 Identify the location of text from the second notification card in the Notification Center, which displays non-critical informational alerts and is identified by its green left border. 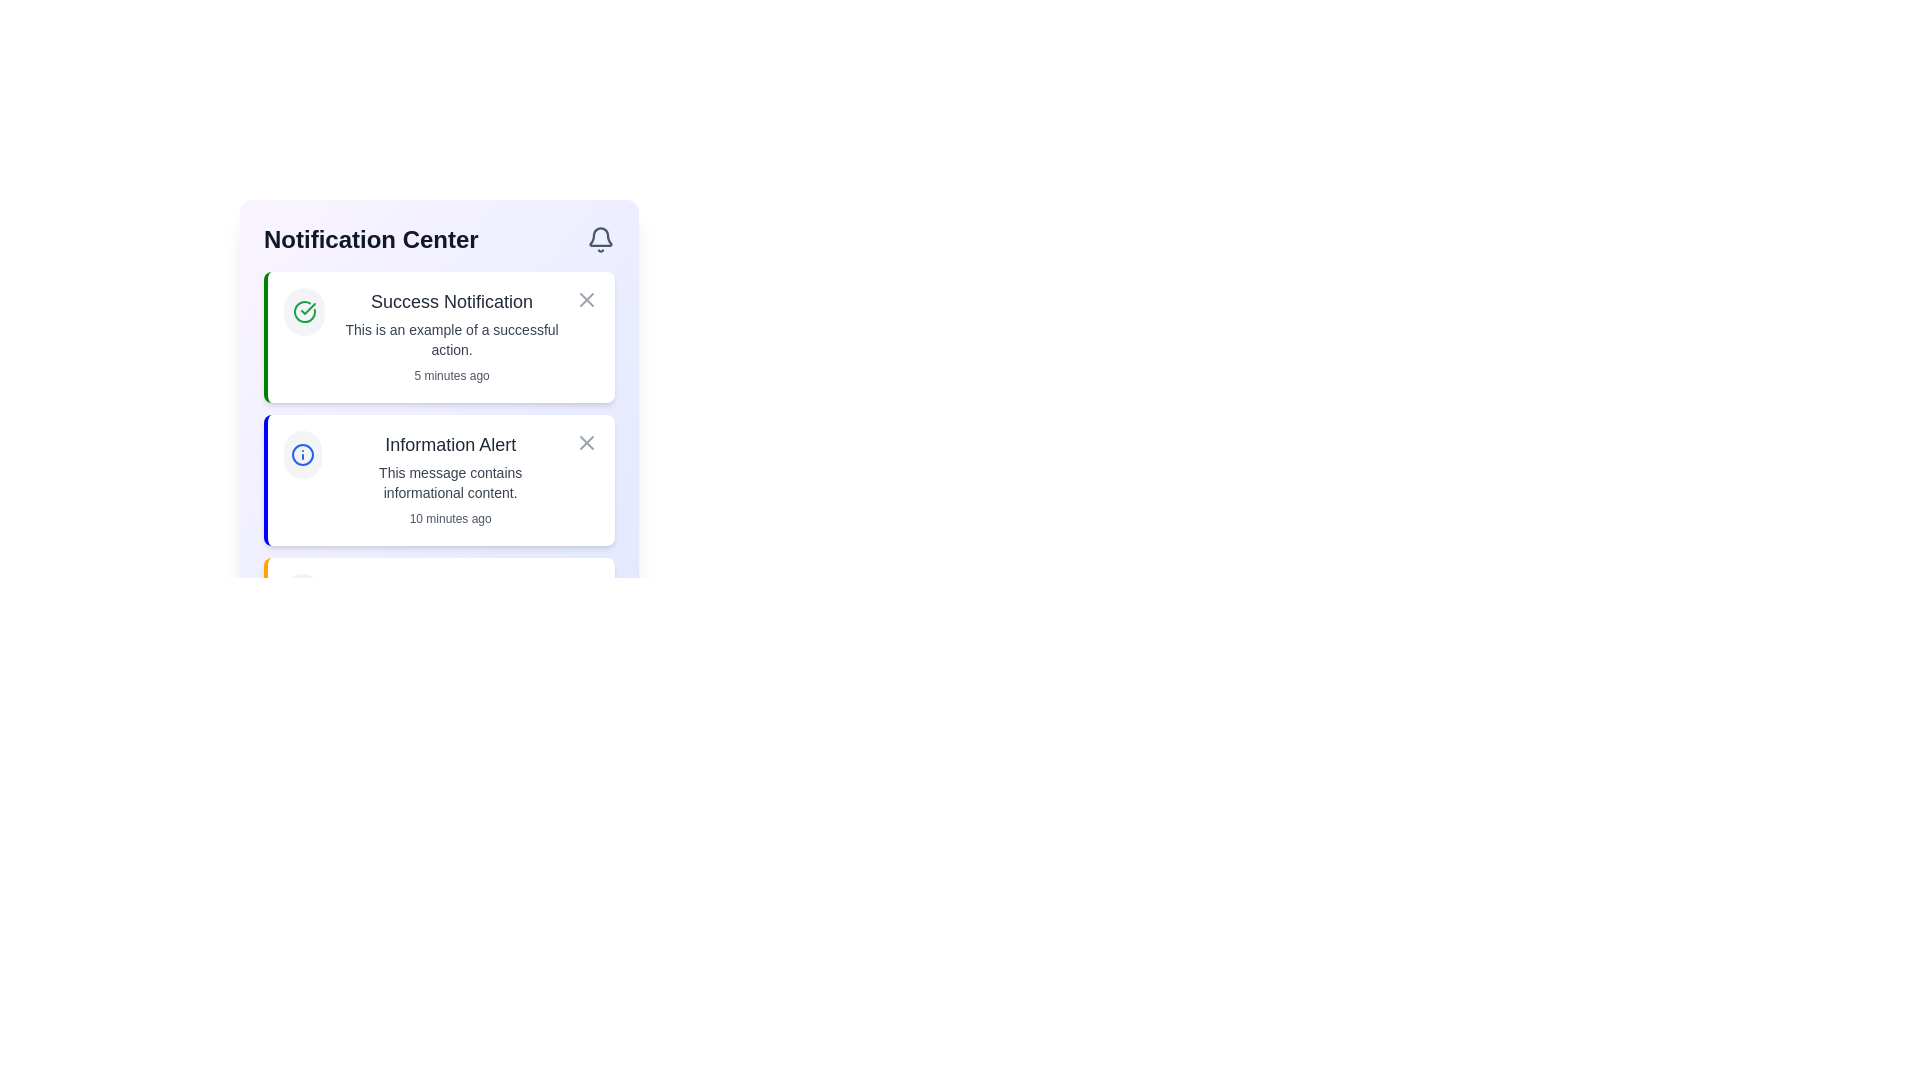
(438, 480).